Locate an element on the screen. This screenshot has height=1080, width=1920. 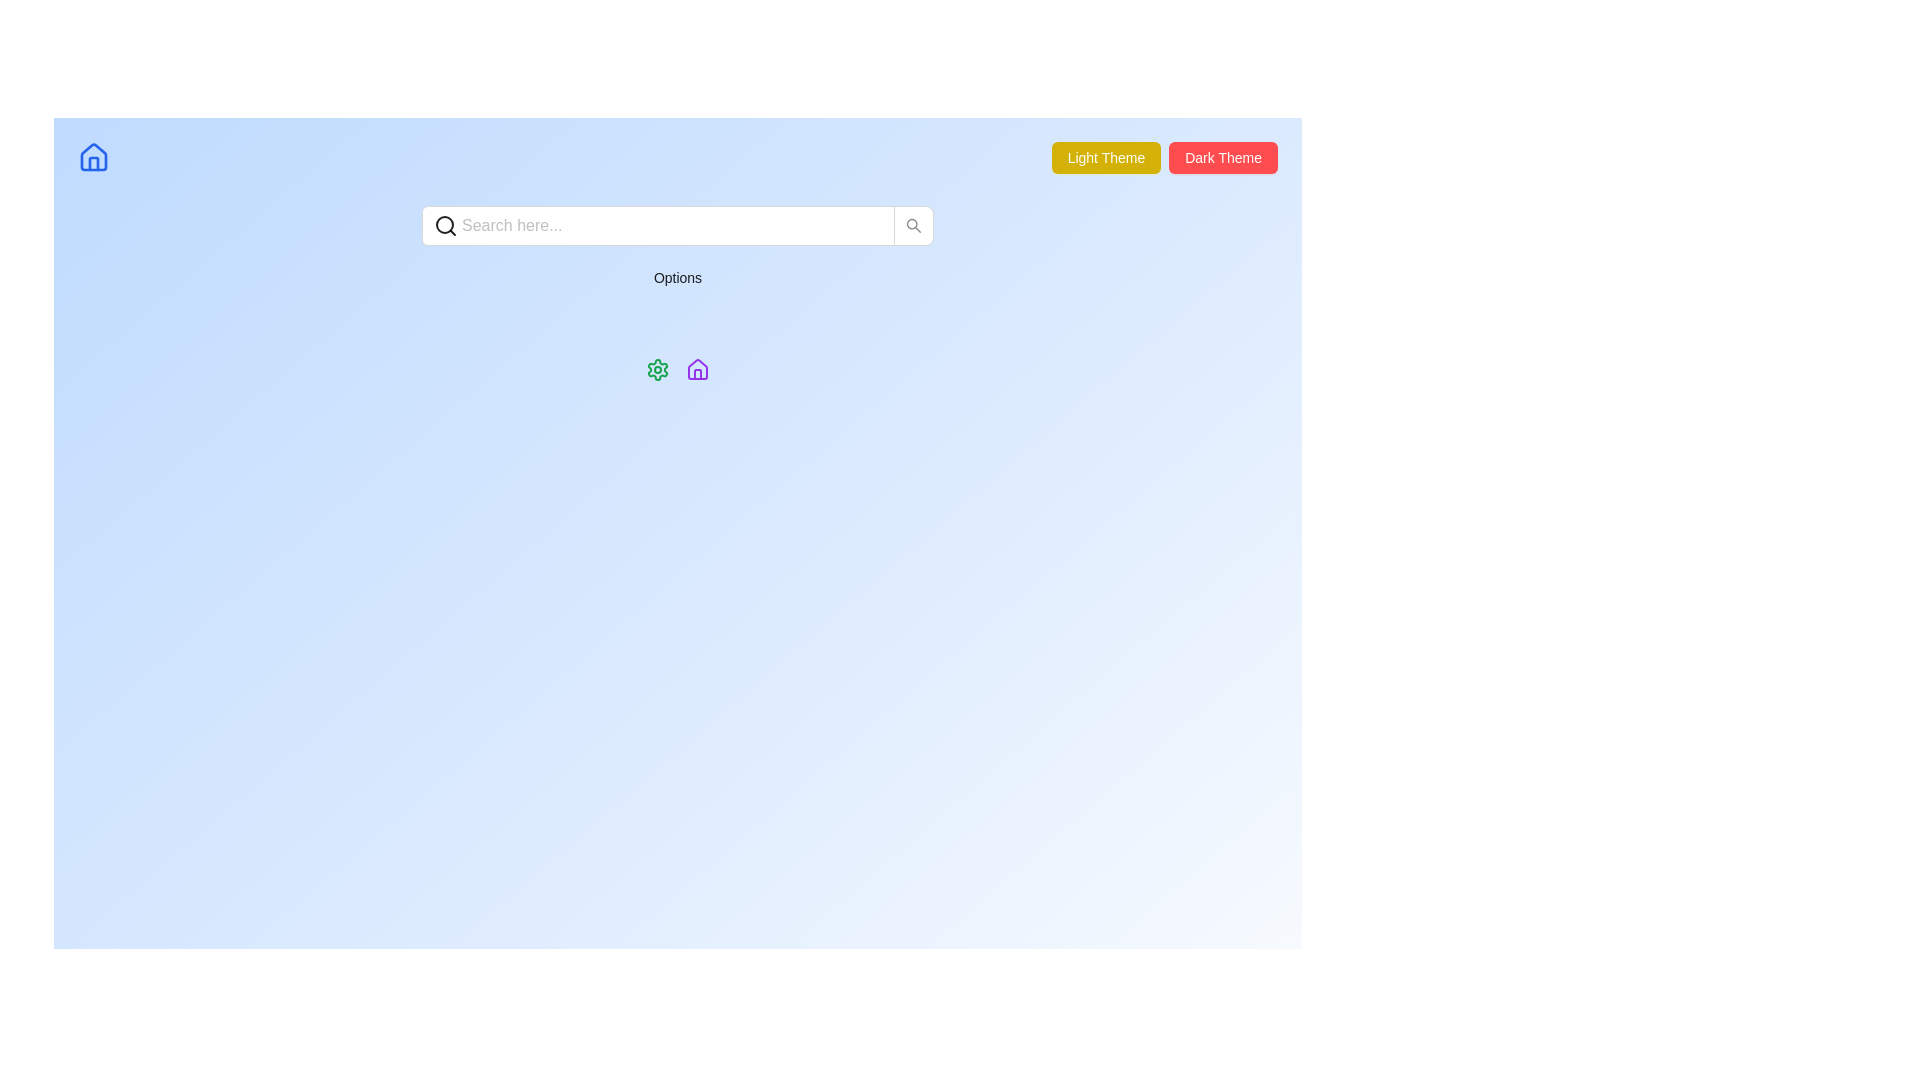
the circular magnifying glass icon located at the beginning of the search input field, aligned to the left of the placeholder text 'Search here...' is located at coordinates (445, 225).